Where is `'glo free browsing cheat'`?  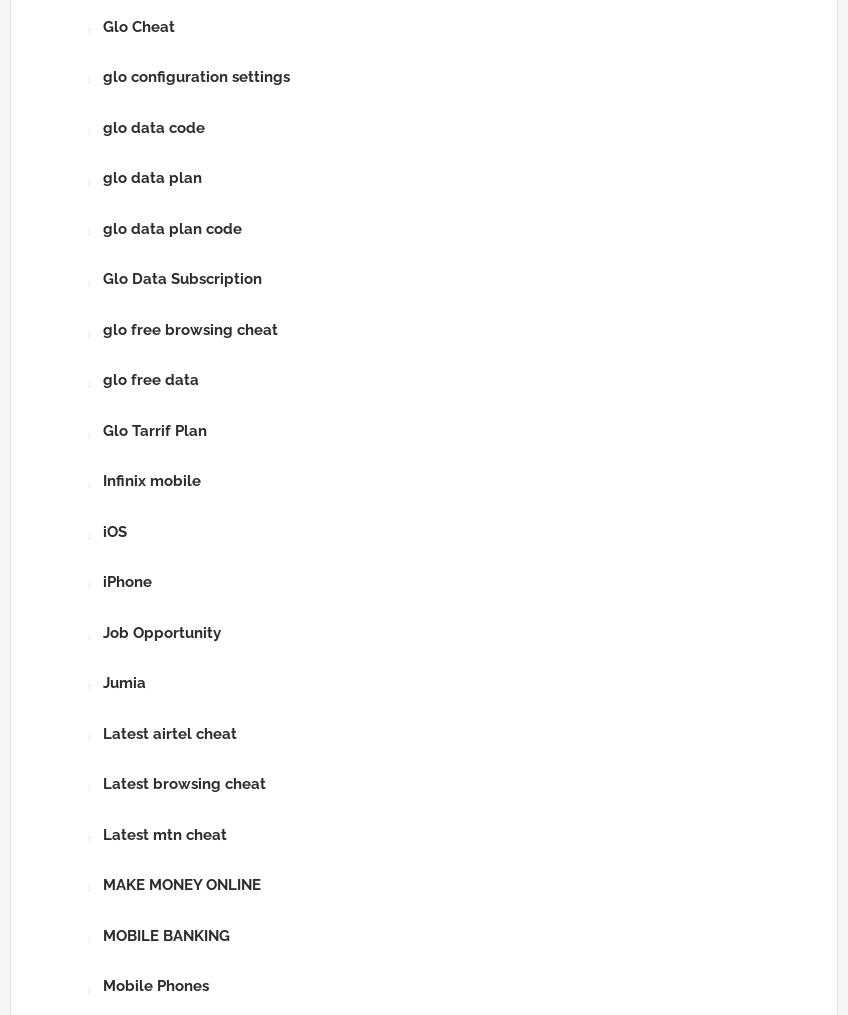 'glo free browsing cheat' is located at coordinates (190, 327).